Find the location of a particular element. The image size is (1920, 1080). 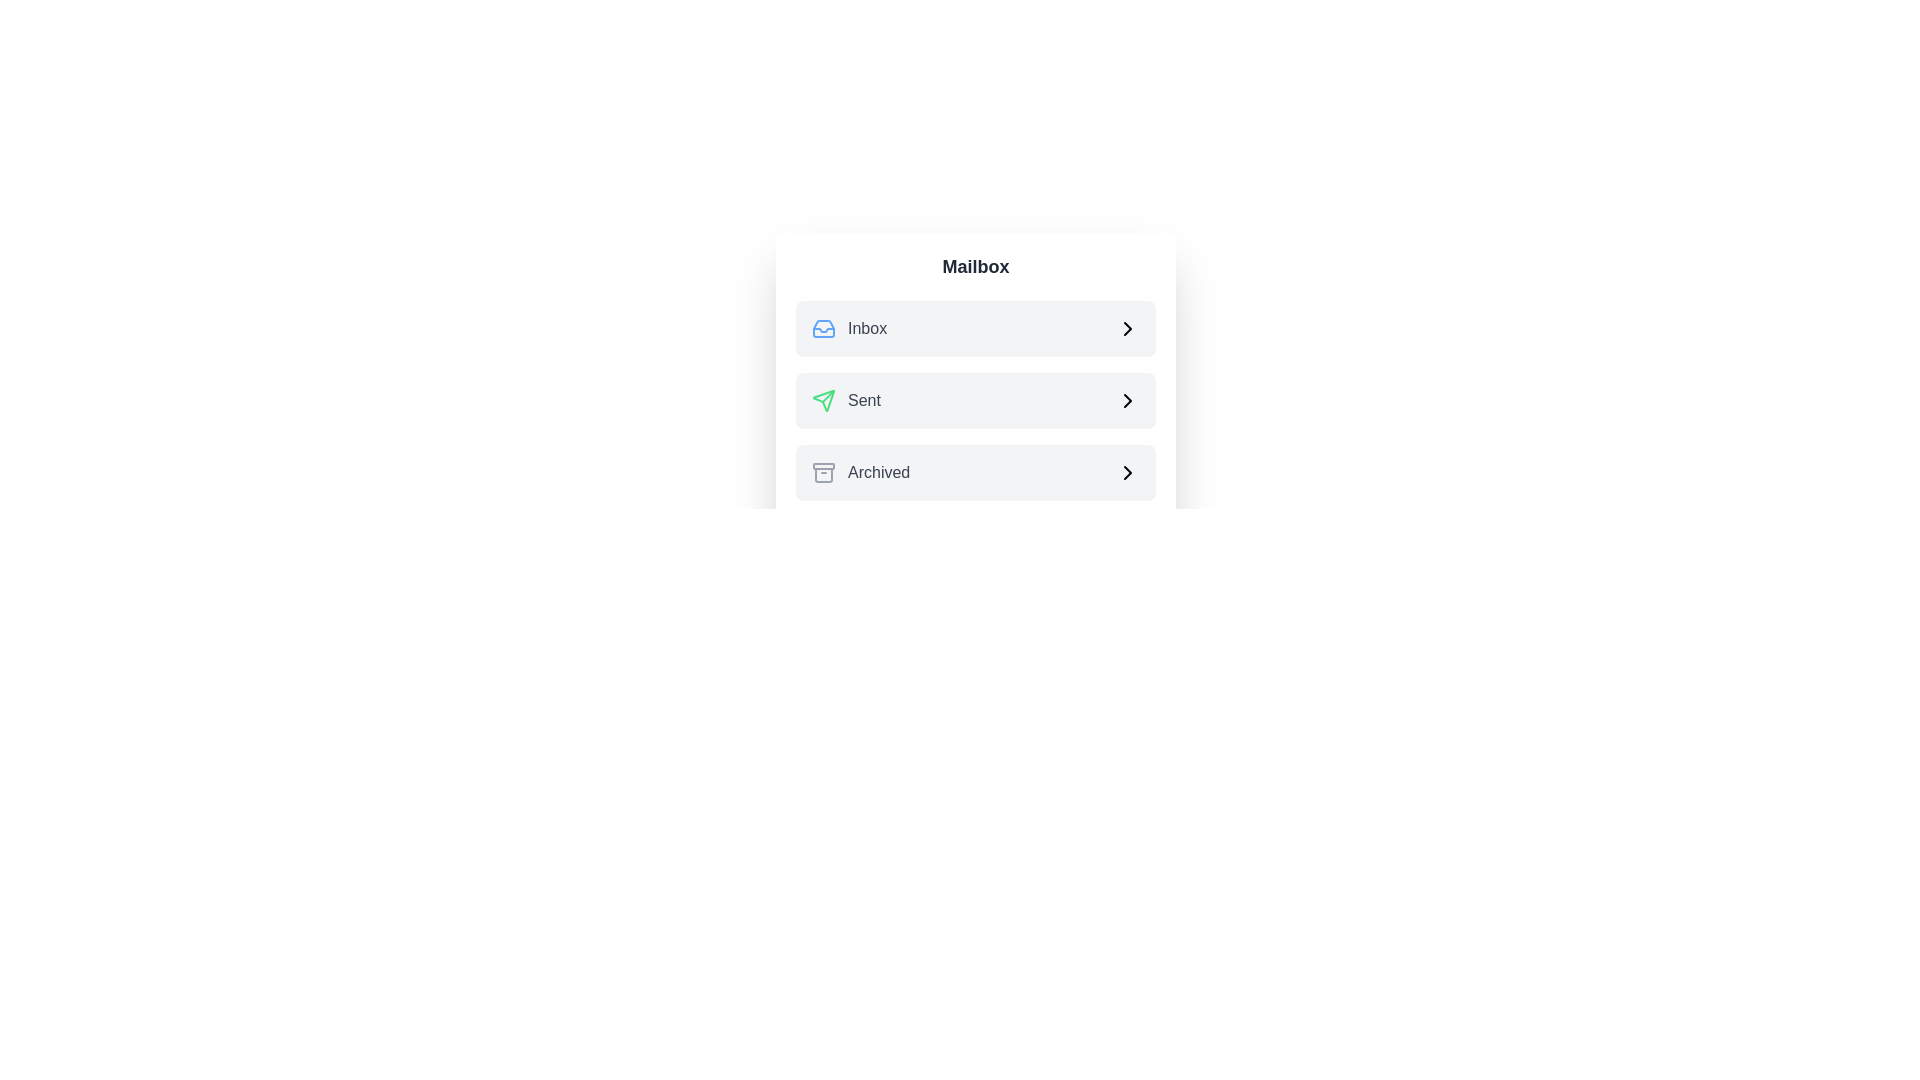

the 'Inbox' Label with Icon is located at coordinates (849, 327).